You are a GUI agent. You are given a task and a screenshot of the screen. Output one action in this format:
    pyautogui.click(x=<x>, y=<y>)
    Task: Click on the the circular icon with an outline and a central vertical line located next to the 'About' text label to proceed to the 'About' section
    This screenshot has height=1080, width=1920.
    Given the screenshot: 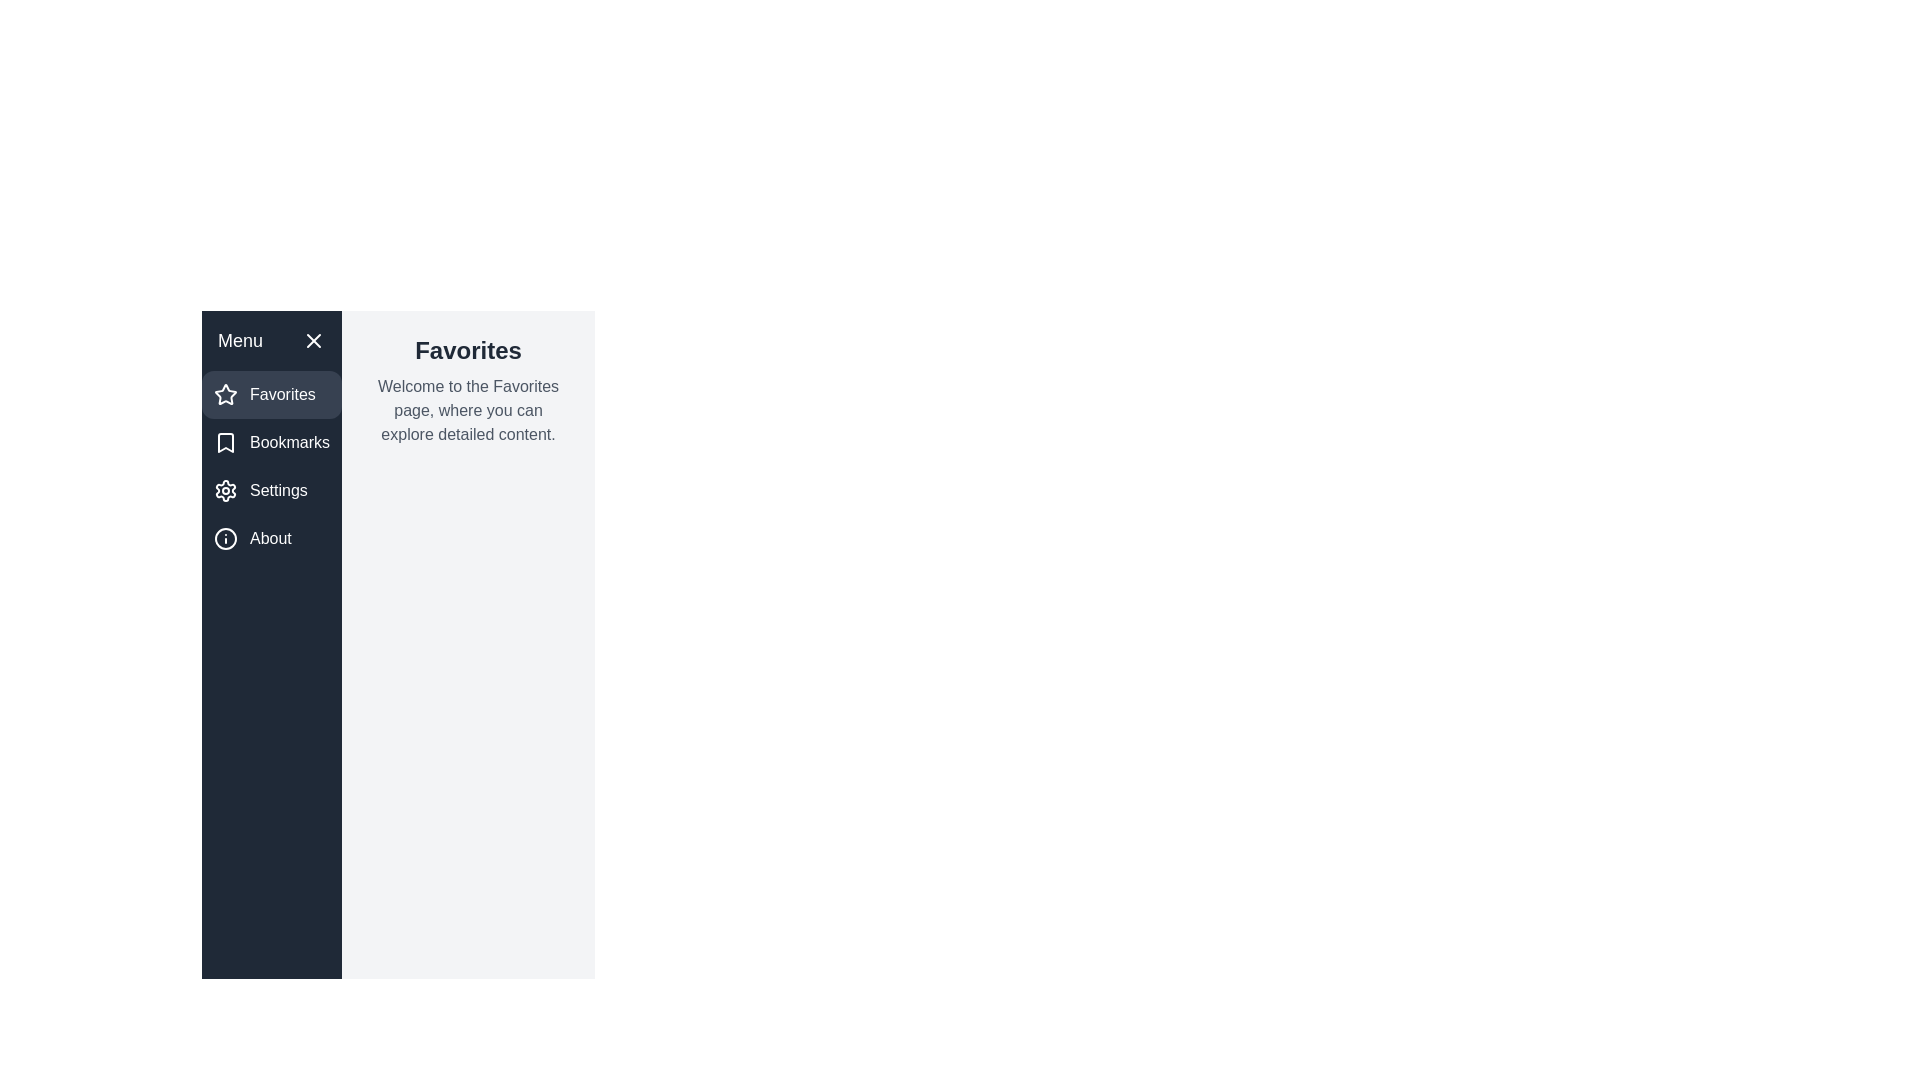 What is the action you would take?
    pyautogui.click(x=225, y=538)
    